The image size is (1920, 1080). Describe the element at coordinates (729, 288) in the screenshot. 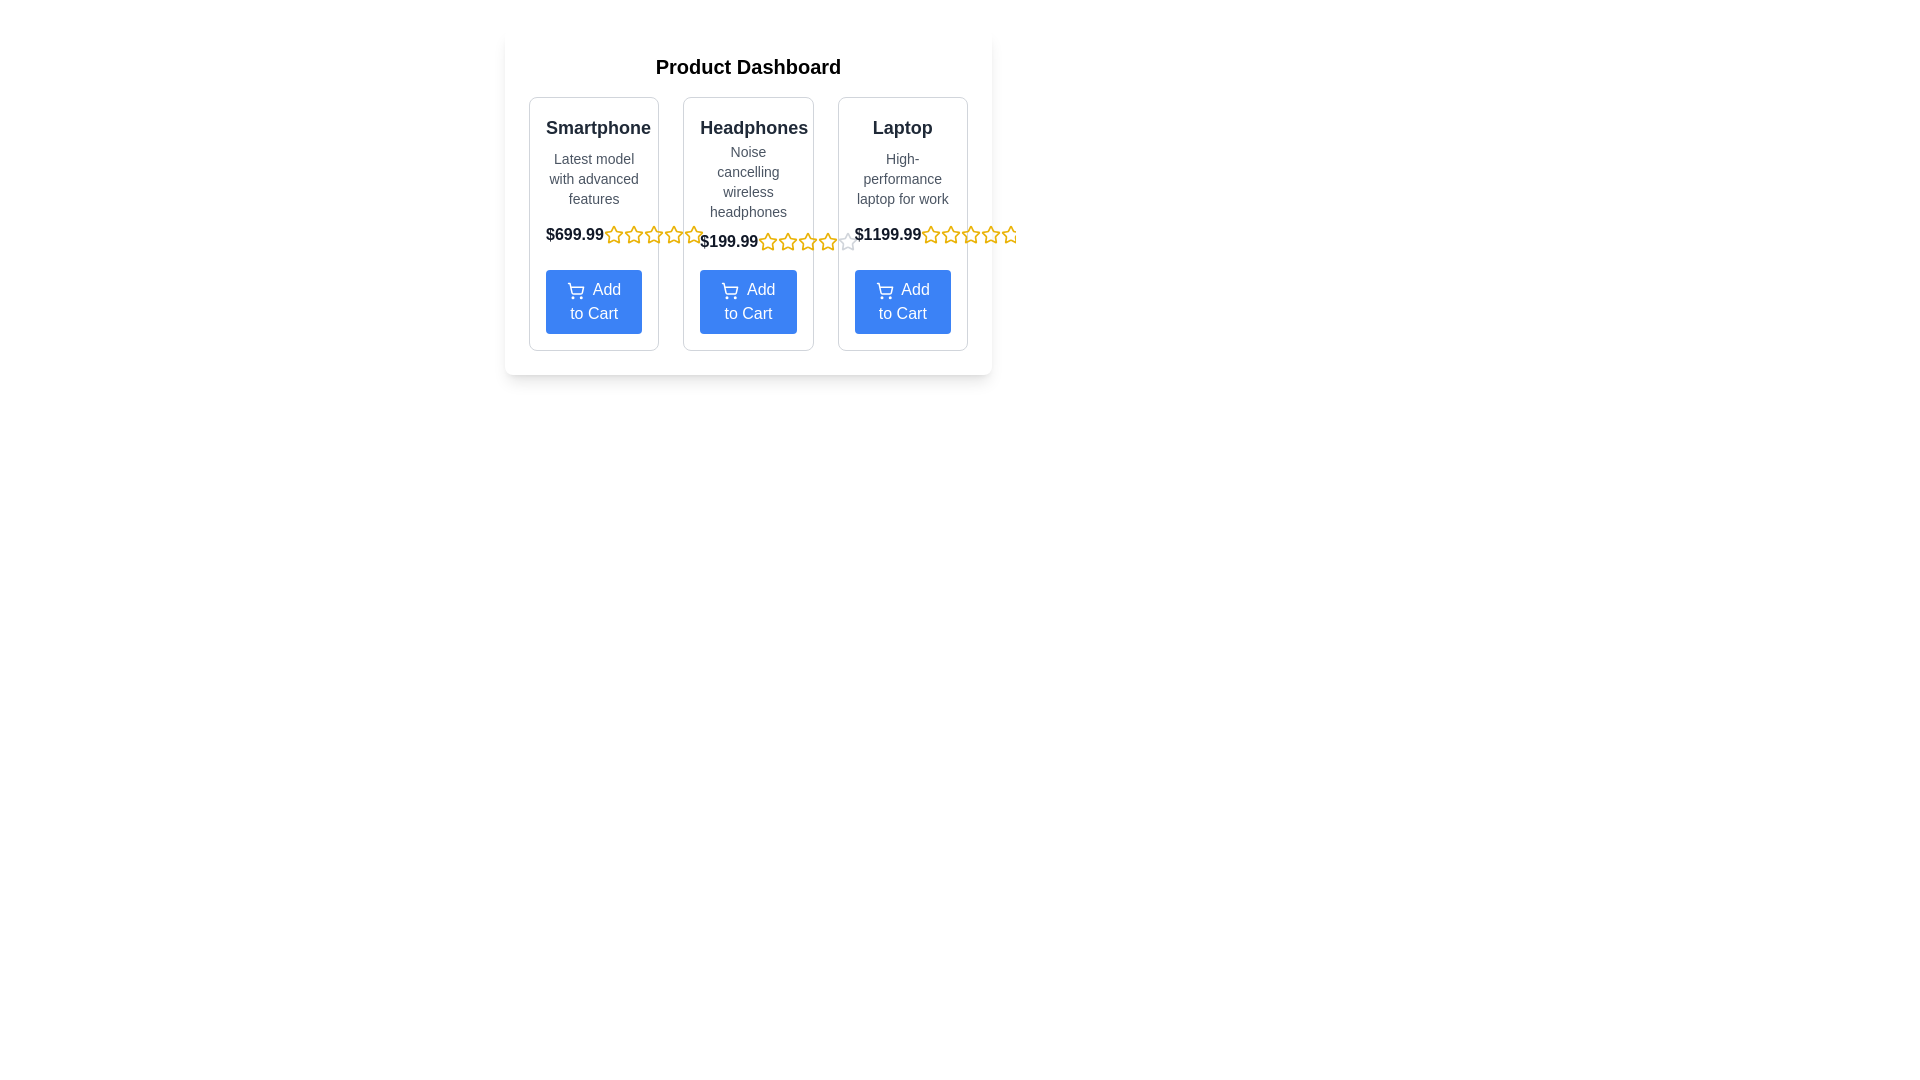

I see `the shopping cart icon in the 'Add to Cart' section for the second product card titled 'Headphones'` at that location.